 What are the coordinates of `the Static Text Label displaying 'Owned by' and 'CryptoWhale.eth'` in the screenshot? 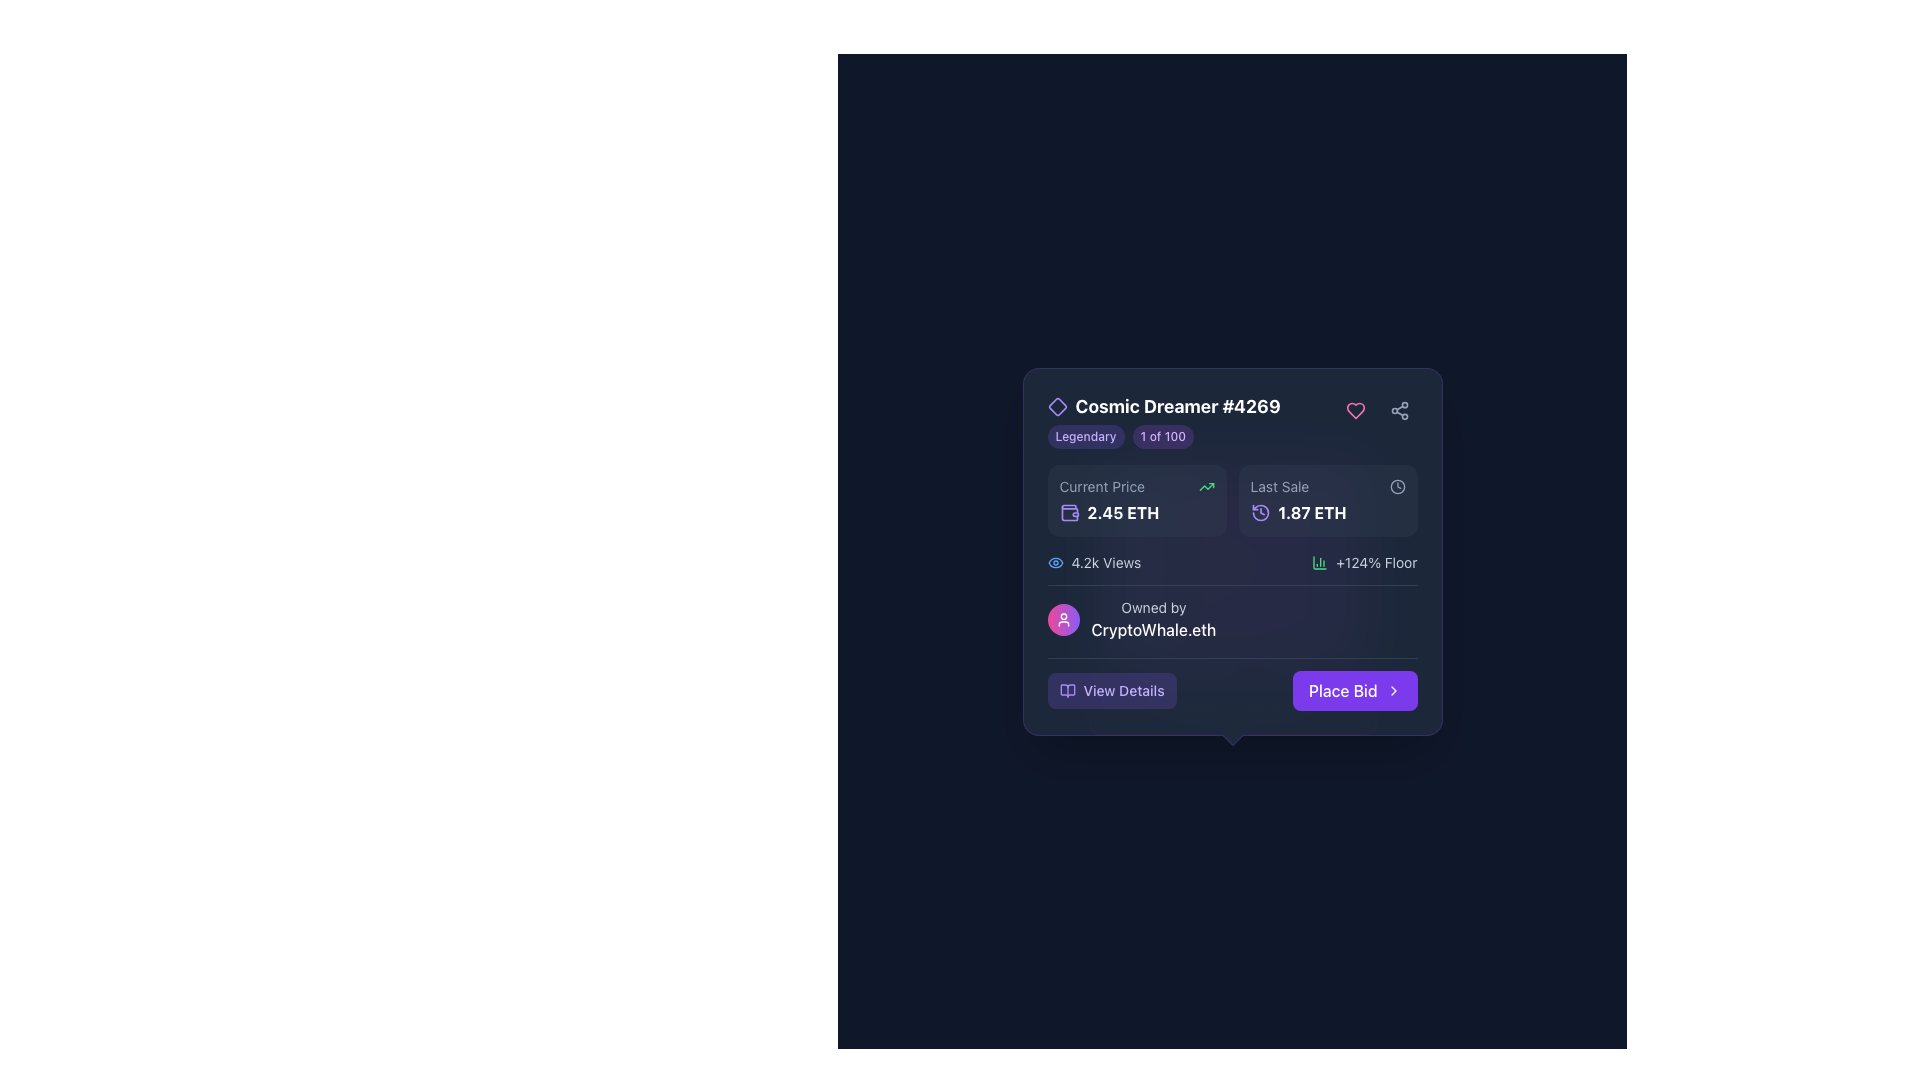 It's located at (1153, 619).